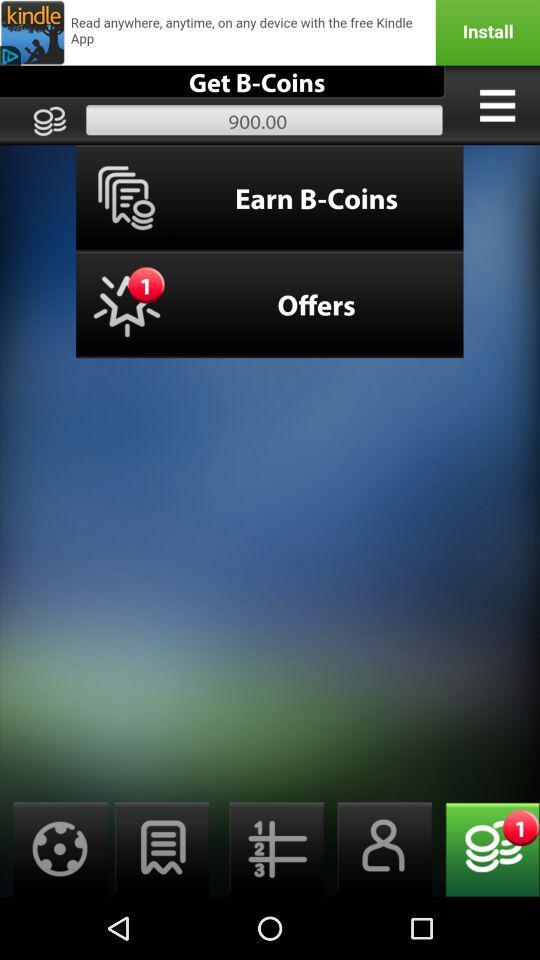  I want to click on setting option, so click(54, 848).